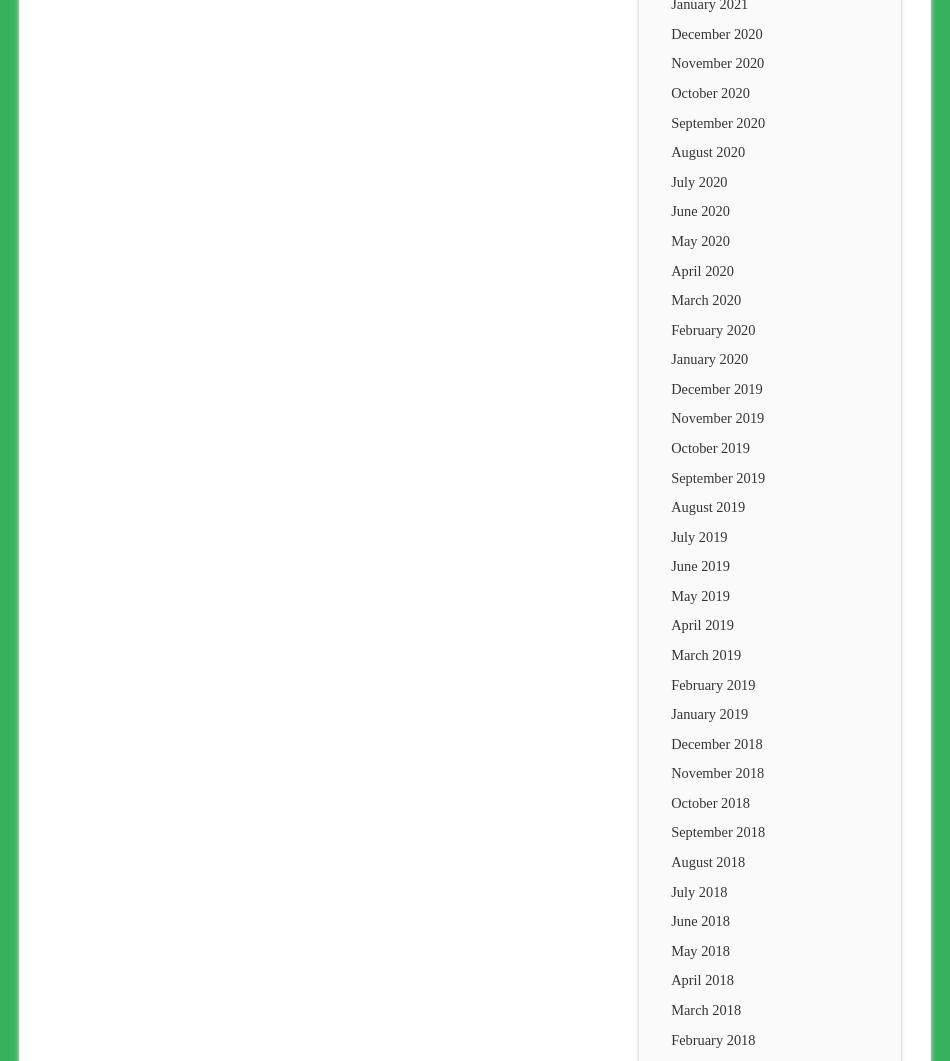  Describe the element at coordinates (712, 328) in the screenshot. I see `'February 2020'` at that location.